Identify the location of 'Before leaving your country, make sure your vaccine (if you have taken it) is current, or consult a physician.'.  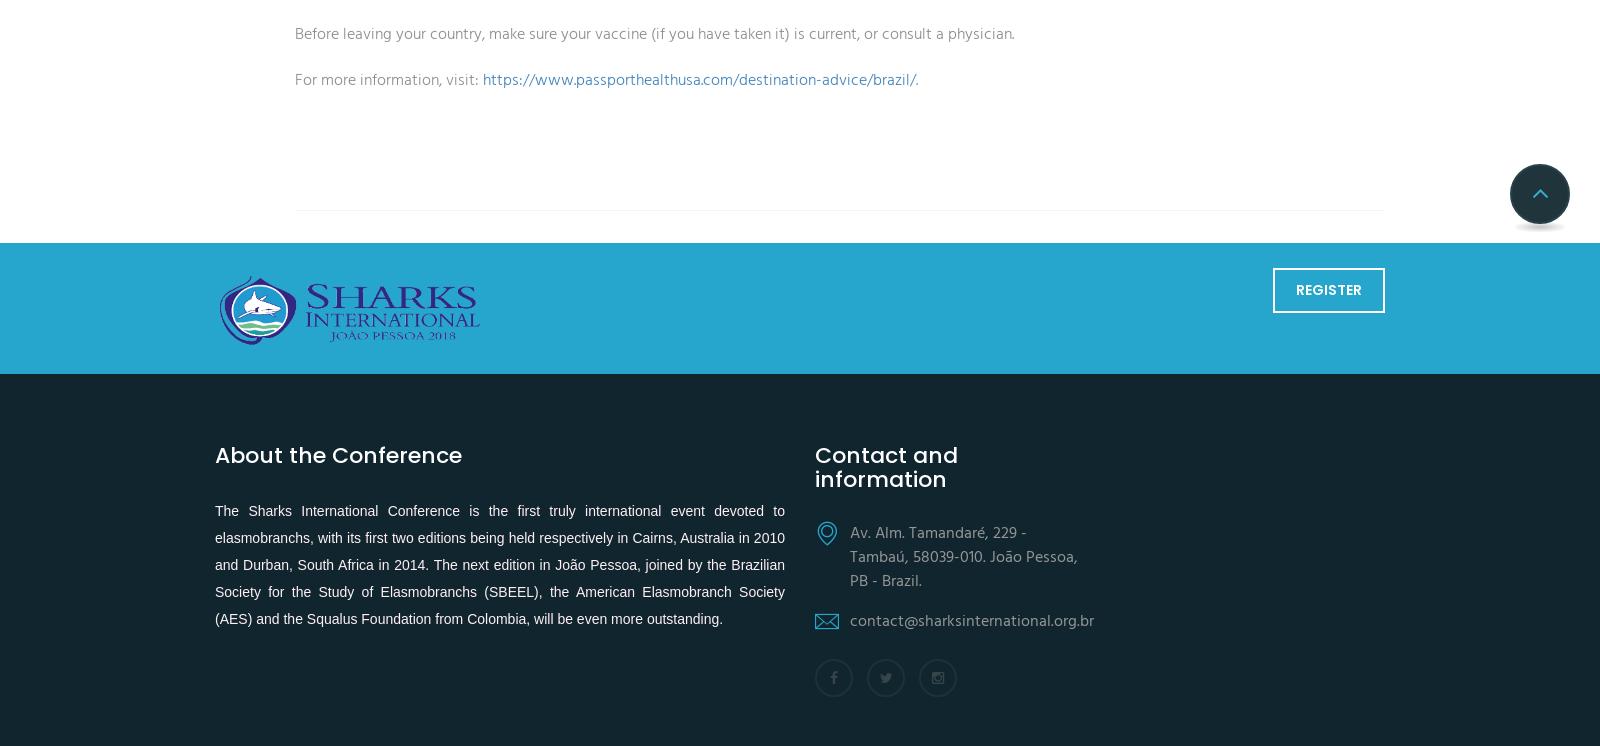
(654, 17).